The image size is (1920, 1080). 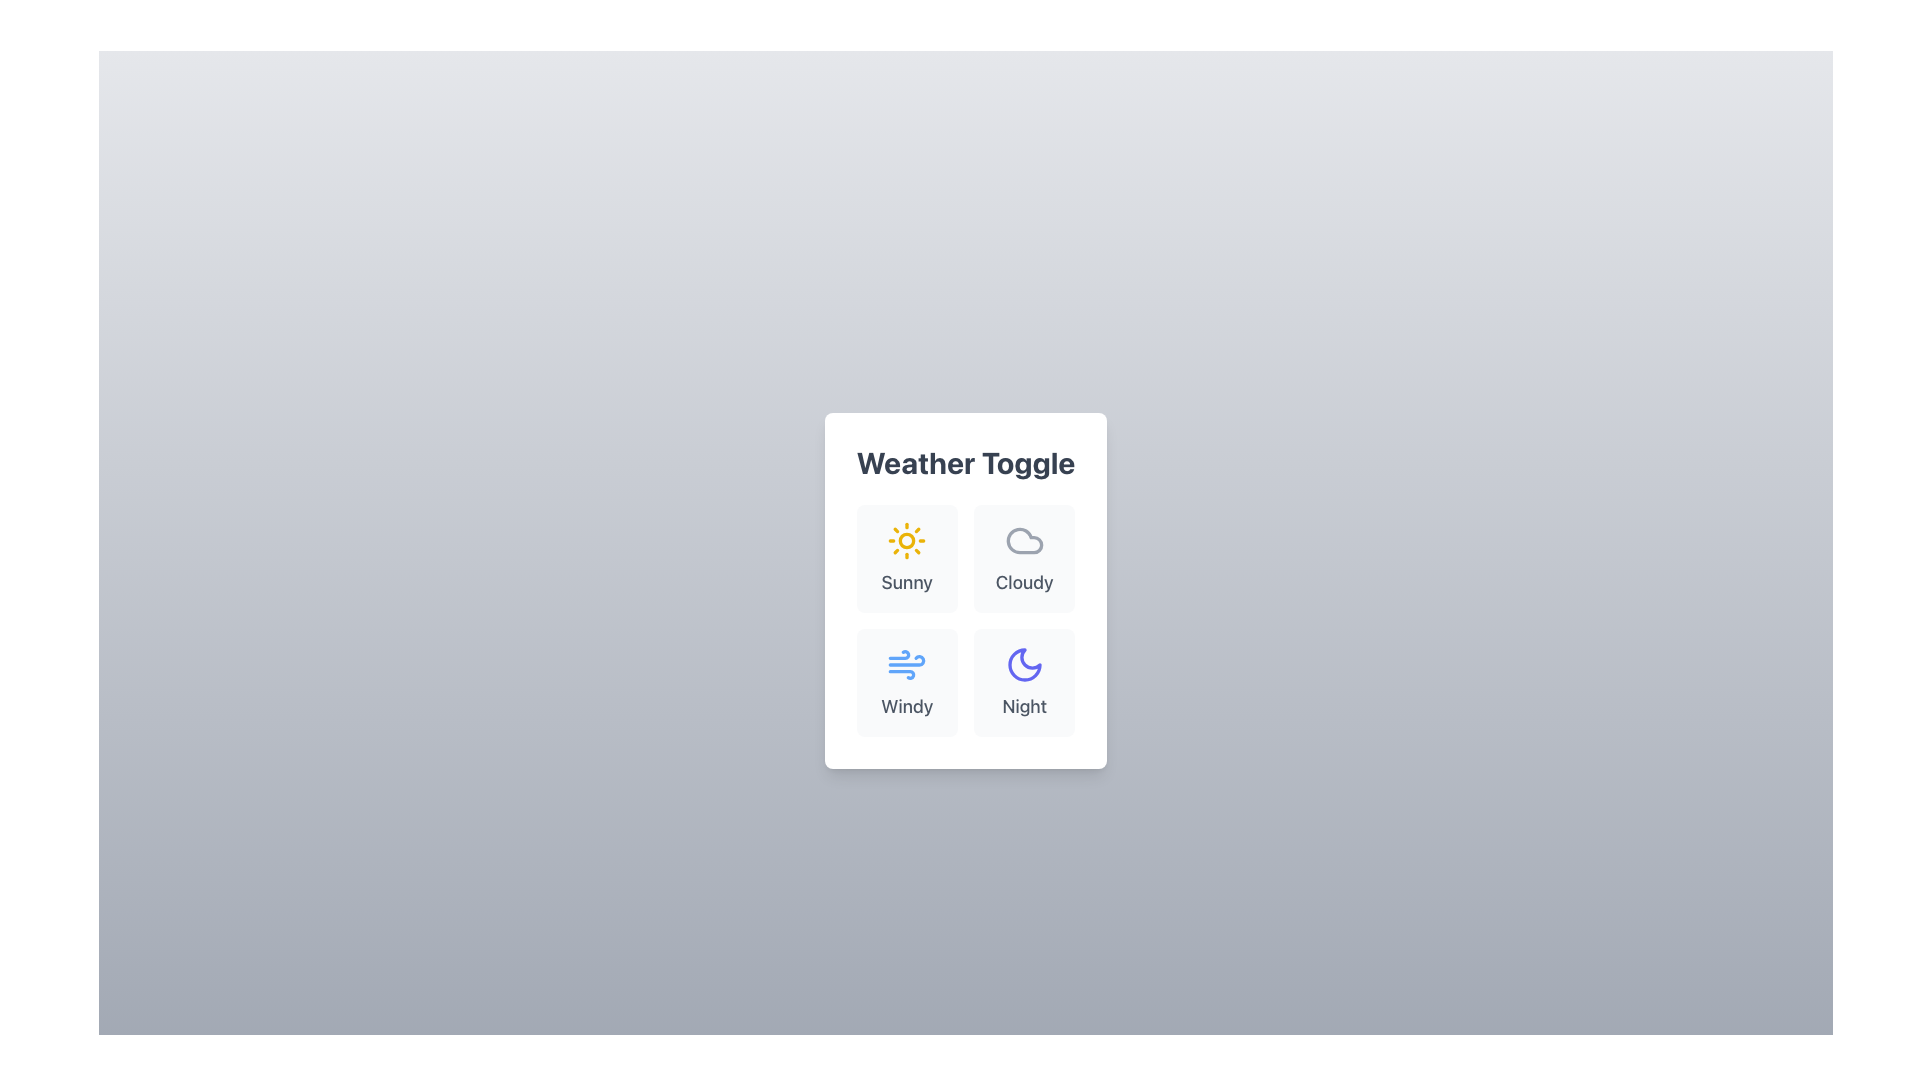 What do you see at coordinates (906, 540) in the screenshot?
I see `the sun icon in the weather toggle component, which is represented by a circular graphical element indicating sunny weather` at bounding box center [906, 540].